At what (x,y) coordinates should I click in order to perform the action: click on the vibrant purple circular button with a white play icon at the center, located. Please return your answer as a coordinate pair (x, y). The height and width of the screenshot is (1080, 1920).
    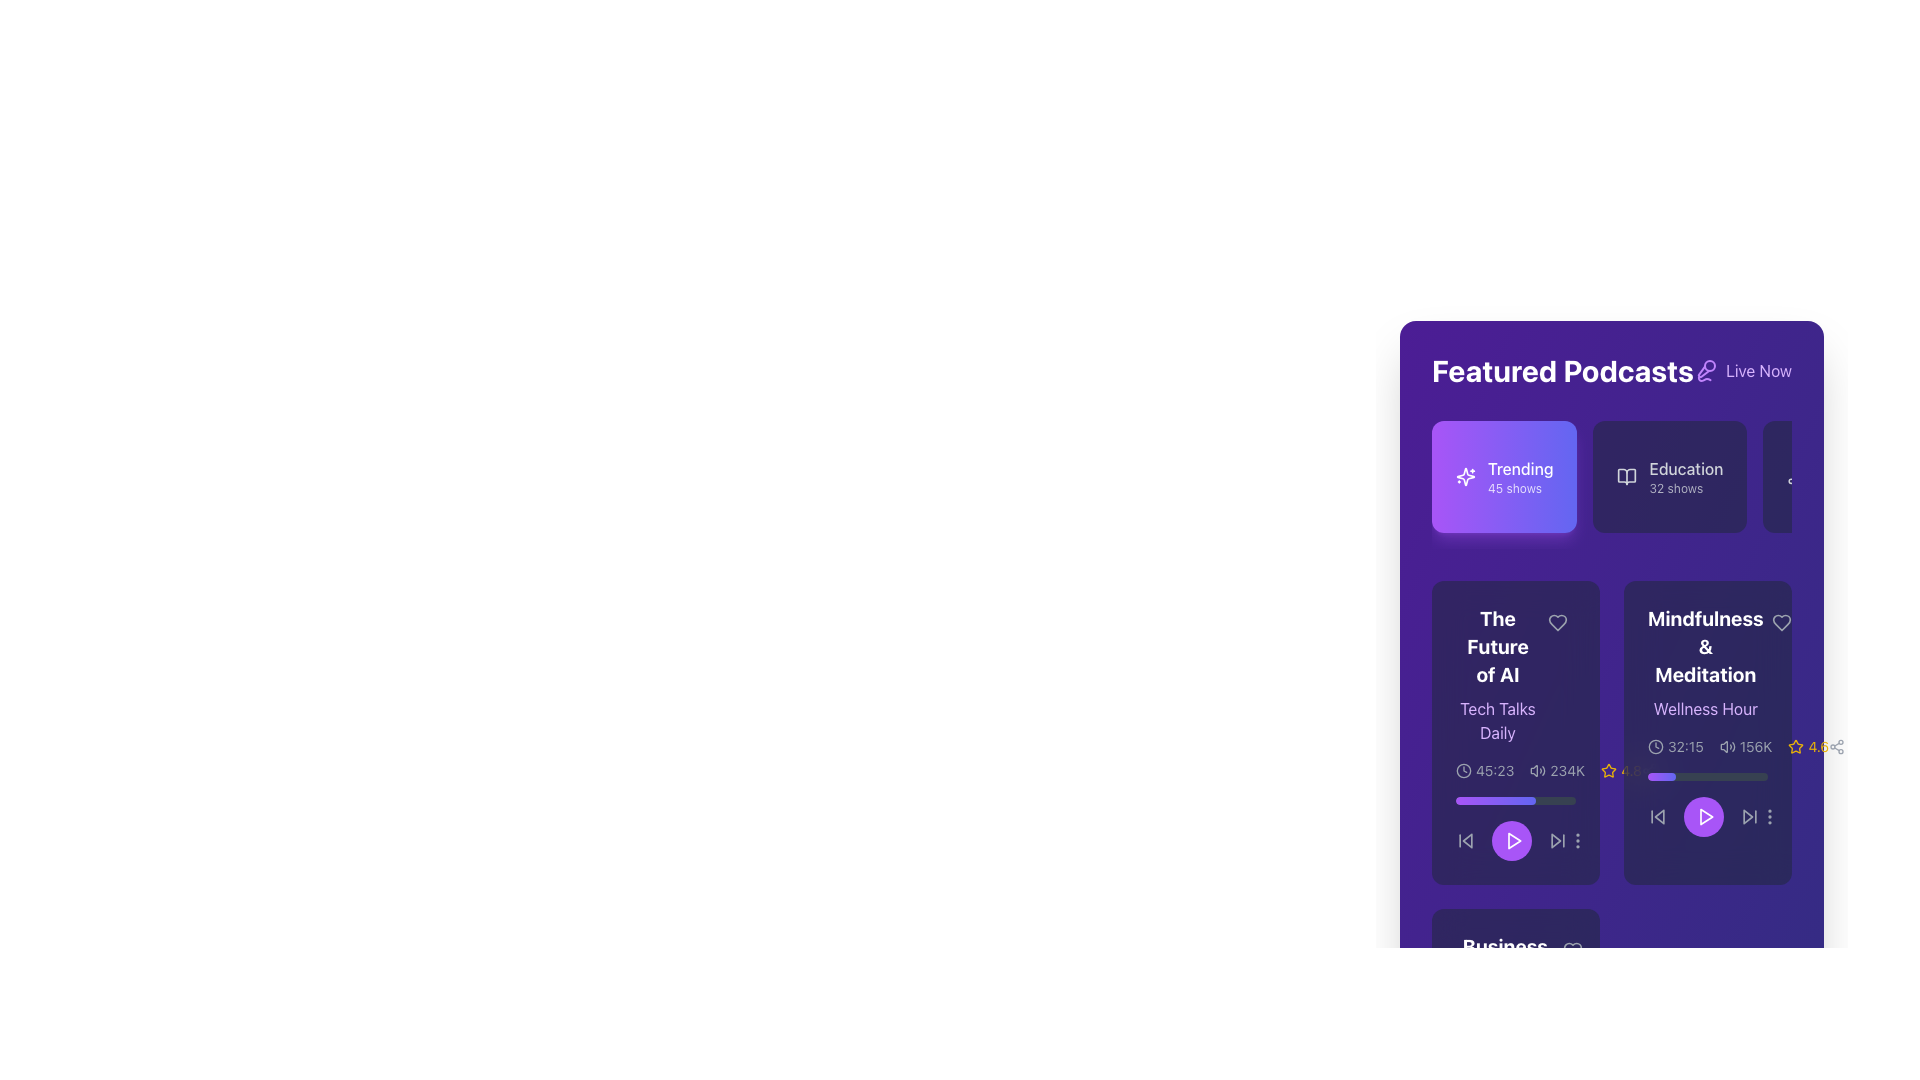
    Looking at the image, I should click on (1707, 804).